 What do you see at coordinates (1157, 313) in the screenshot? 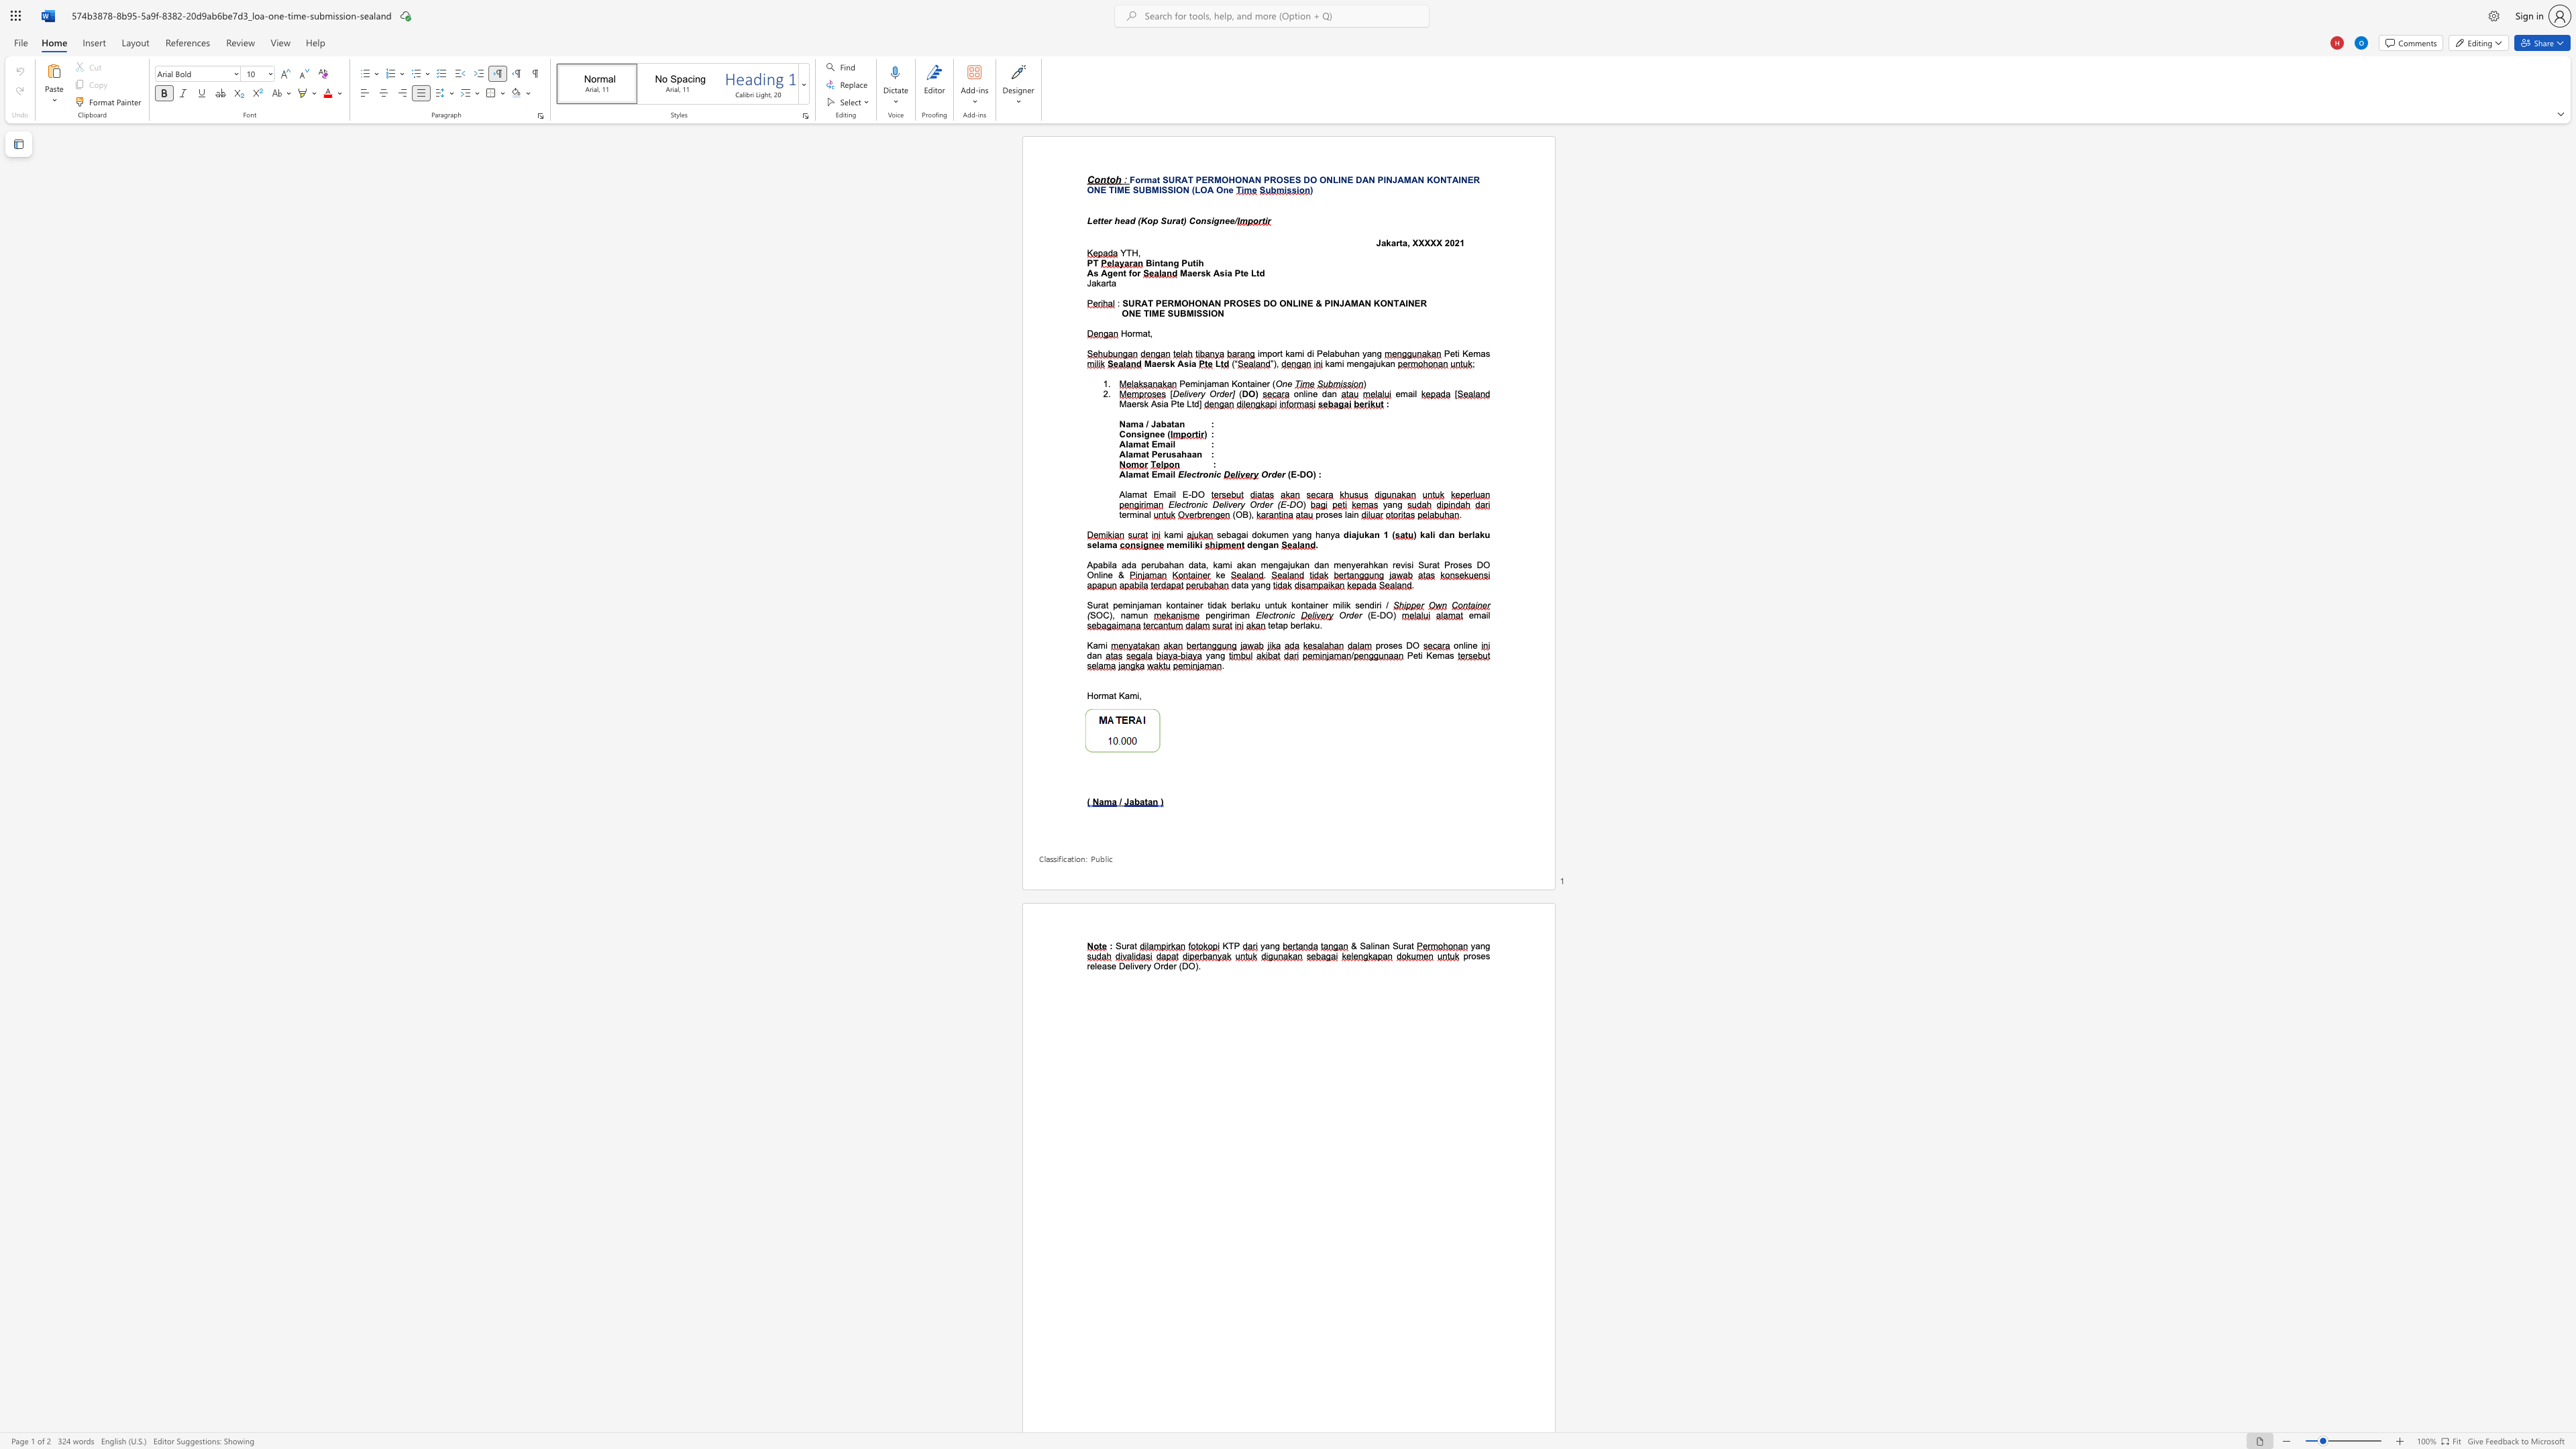
I see `the space between the continuous character "M" and "E" in the text` at bounding box center [1157, 313].